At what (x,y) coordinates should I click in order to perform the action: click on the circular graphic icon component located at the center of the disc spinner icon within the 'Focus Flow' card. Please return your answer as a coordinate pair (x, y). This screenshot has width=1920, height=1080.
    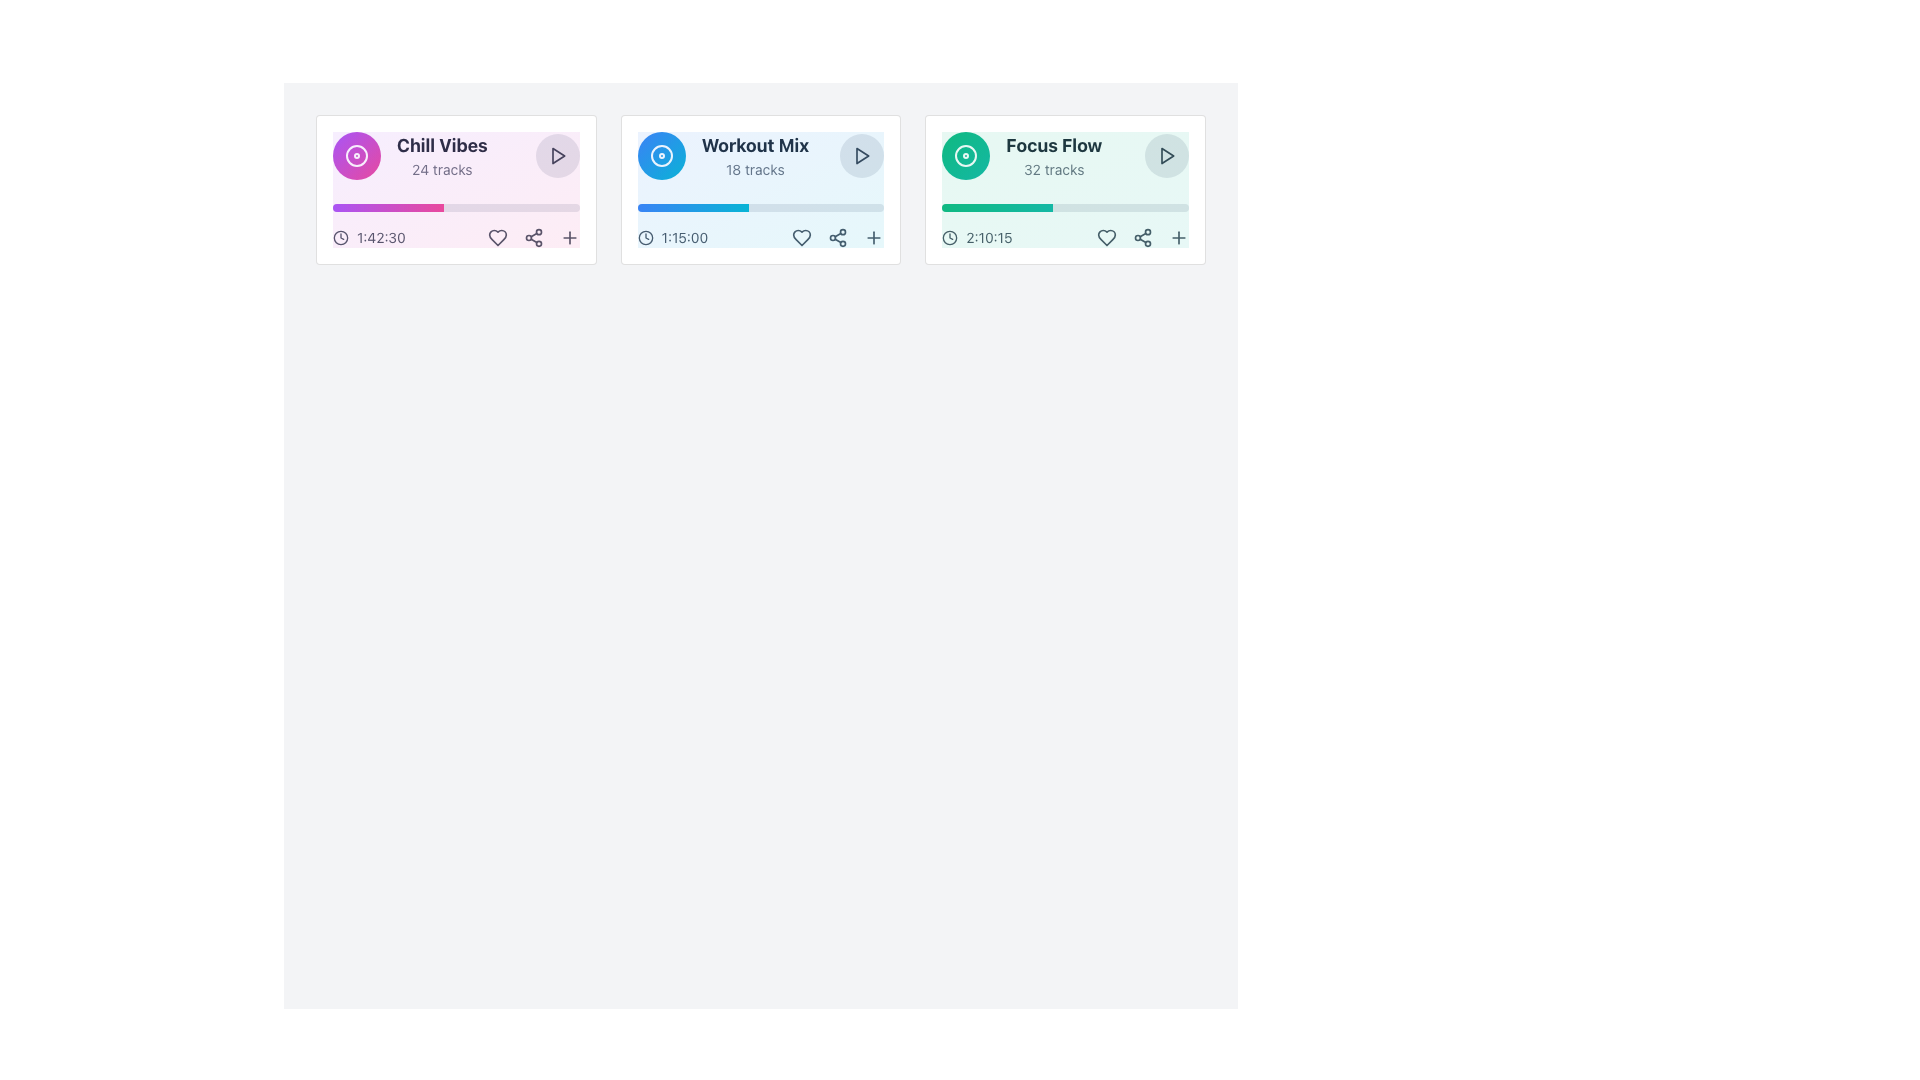
    Looking at the image, I should click on (966, 154).